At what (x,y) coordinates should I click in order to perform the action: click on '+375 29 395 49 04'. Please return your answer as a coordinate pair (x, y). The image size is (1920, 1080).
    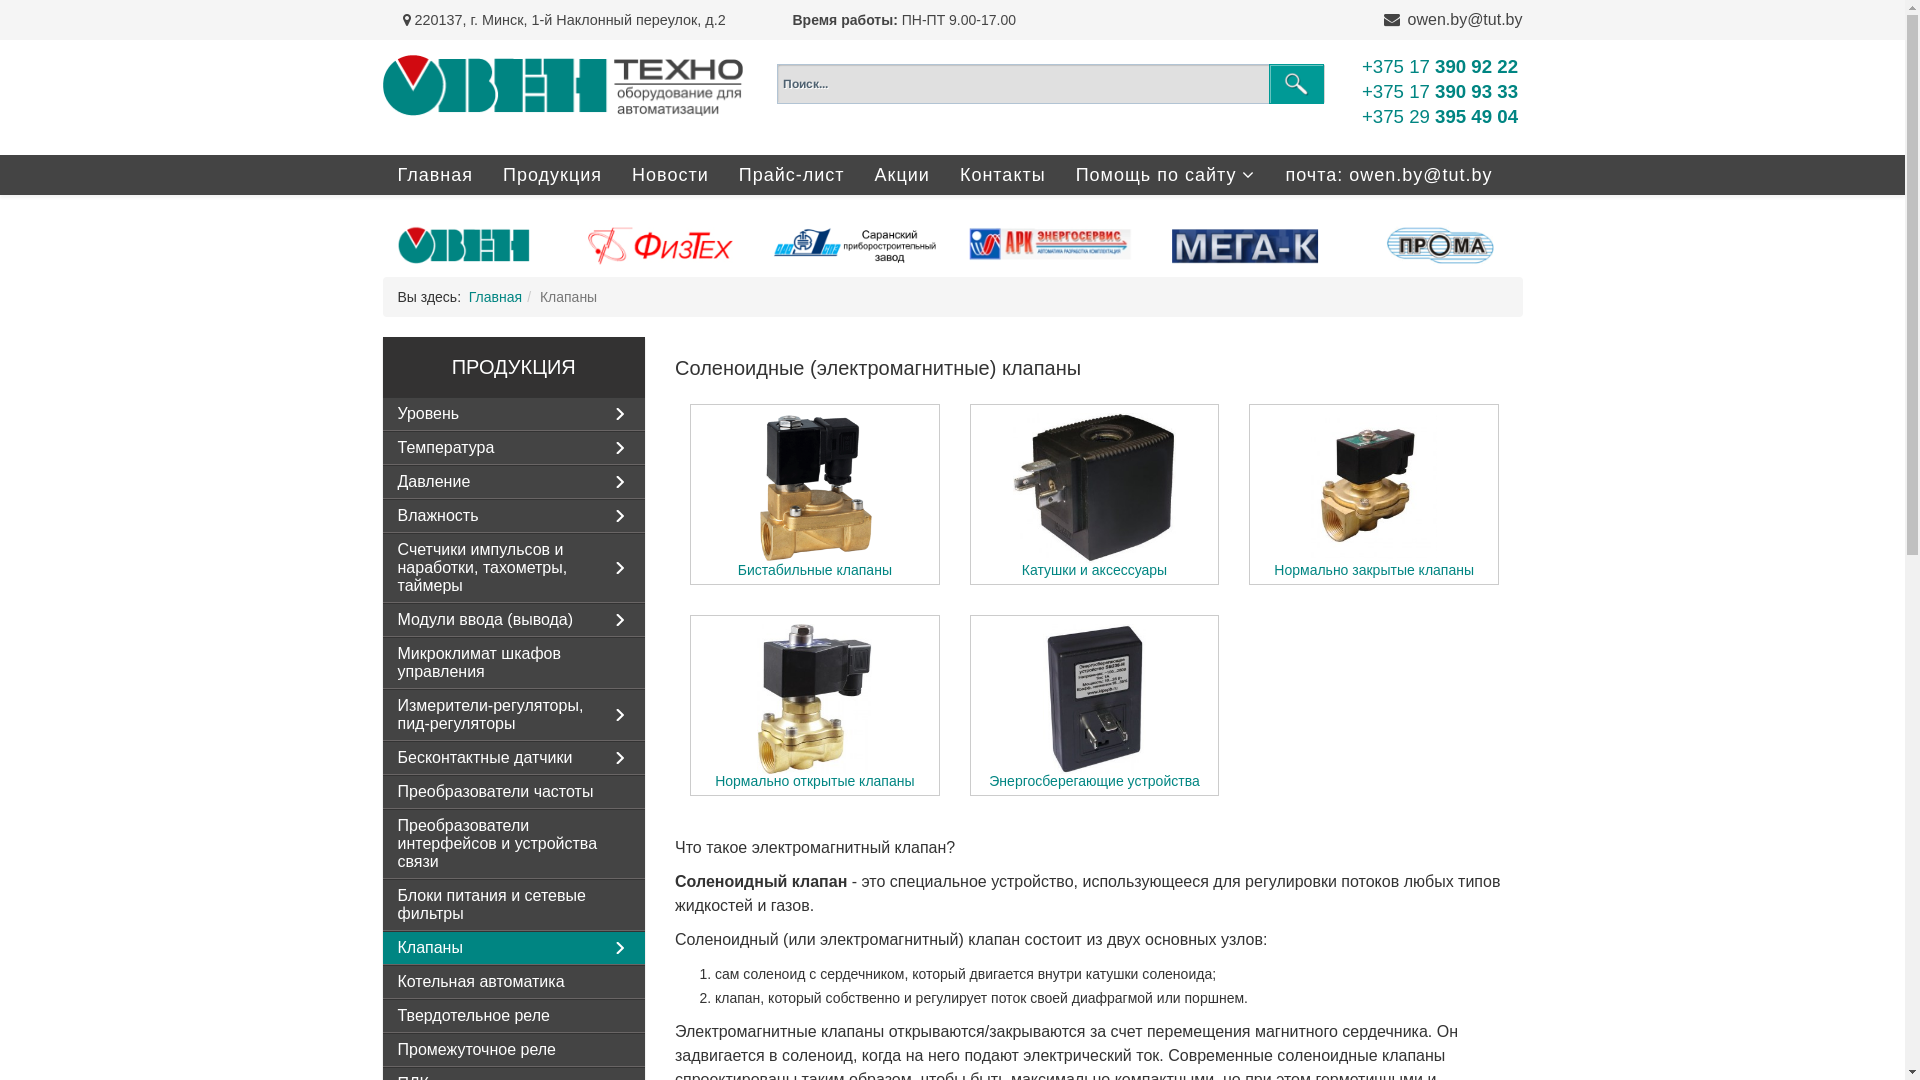
    Looking at the image, I should click on (1361, 116).